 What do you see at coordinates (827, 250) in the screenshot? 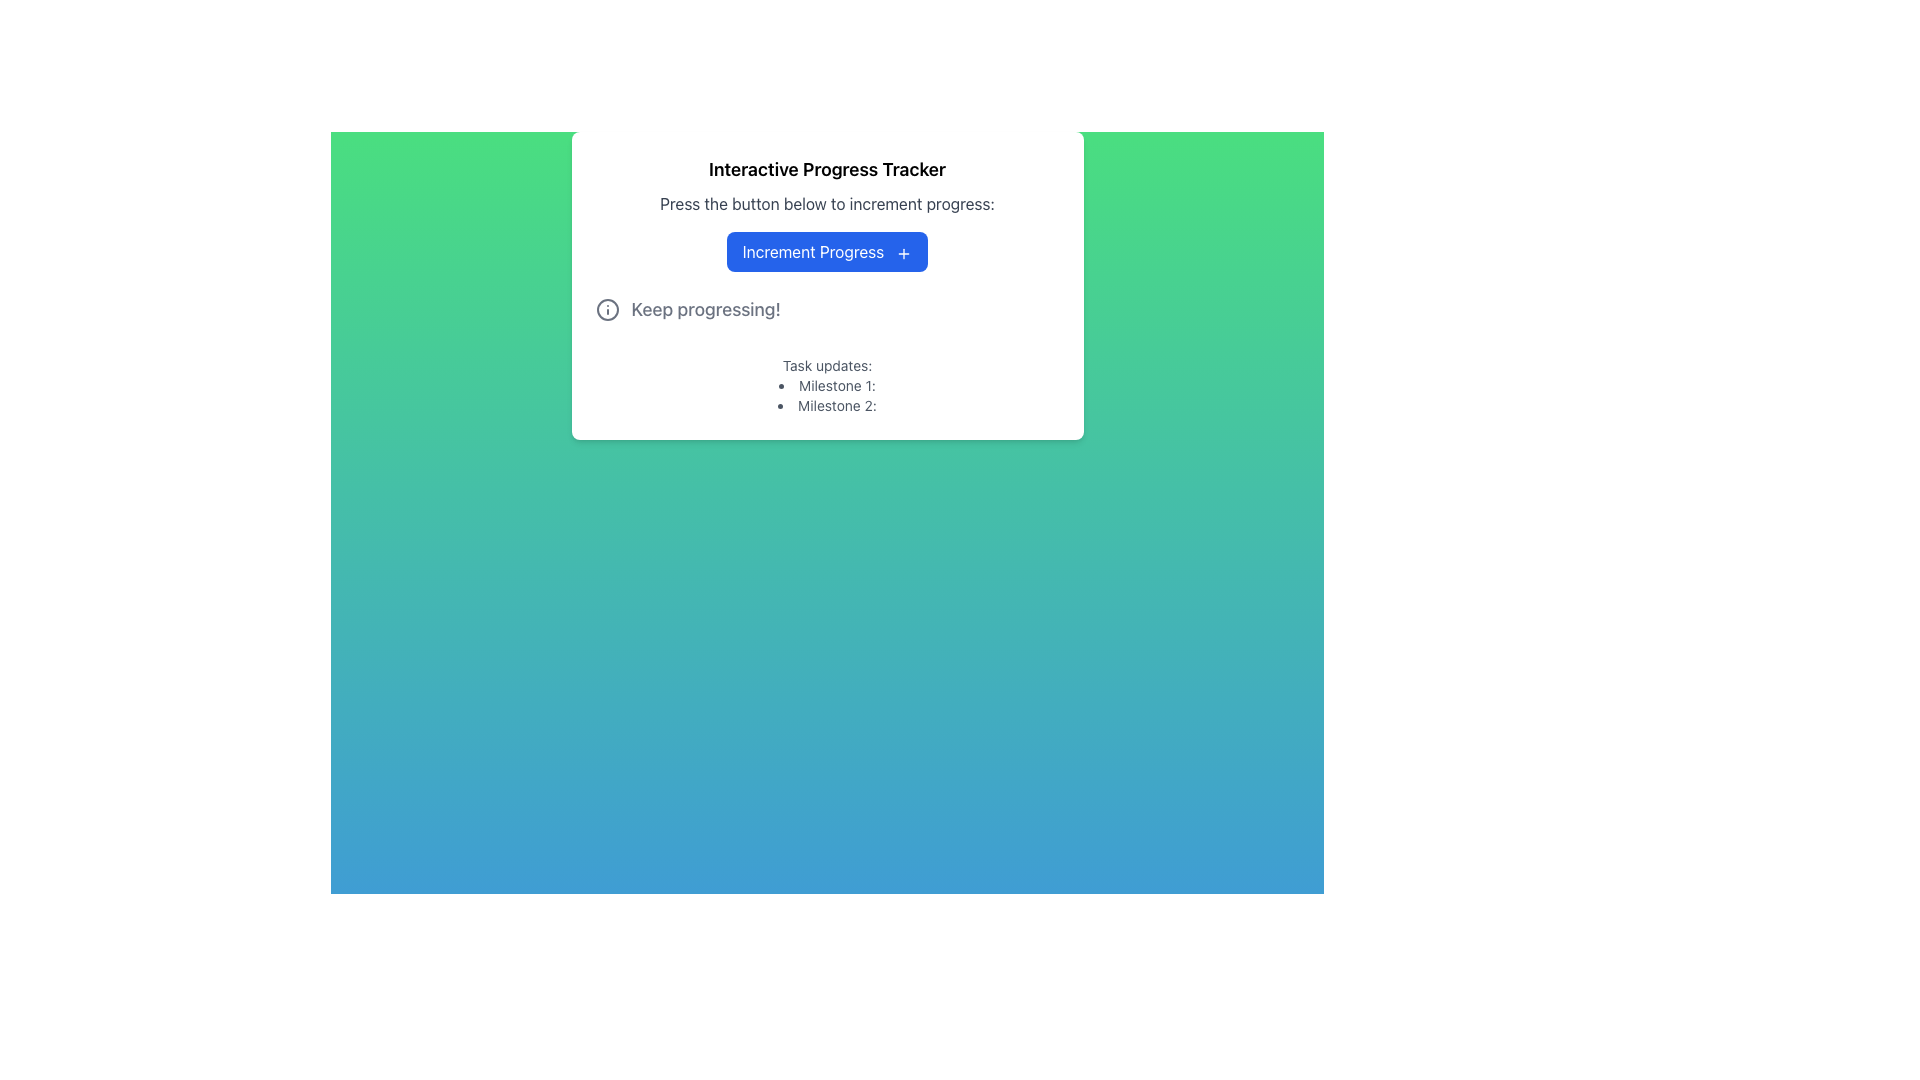
I see `the button with rounded corners and a blue background that contains the text 'Increment Progress' and a '+' icon` at bounding box center [827, 250].